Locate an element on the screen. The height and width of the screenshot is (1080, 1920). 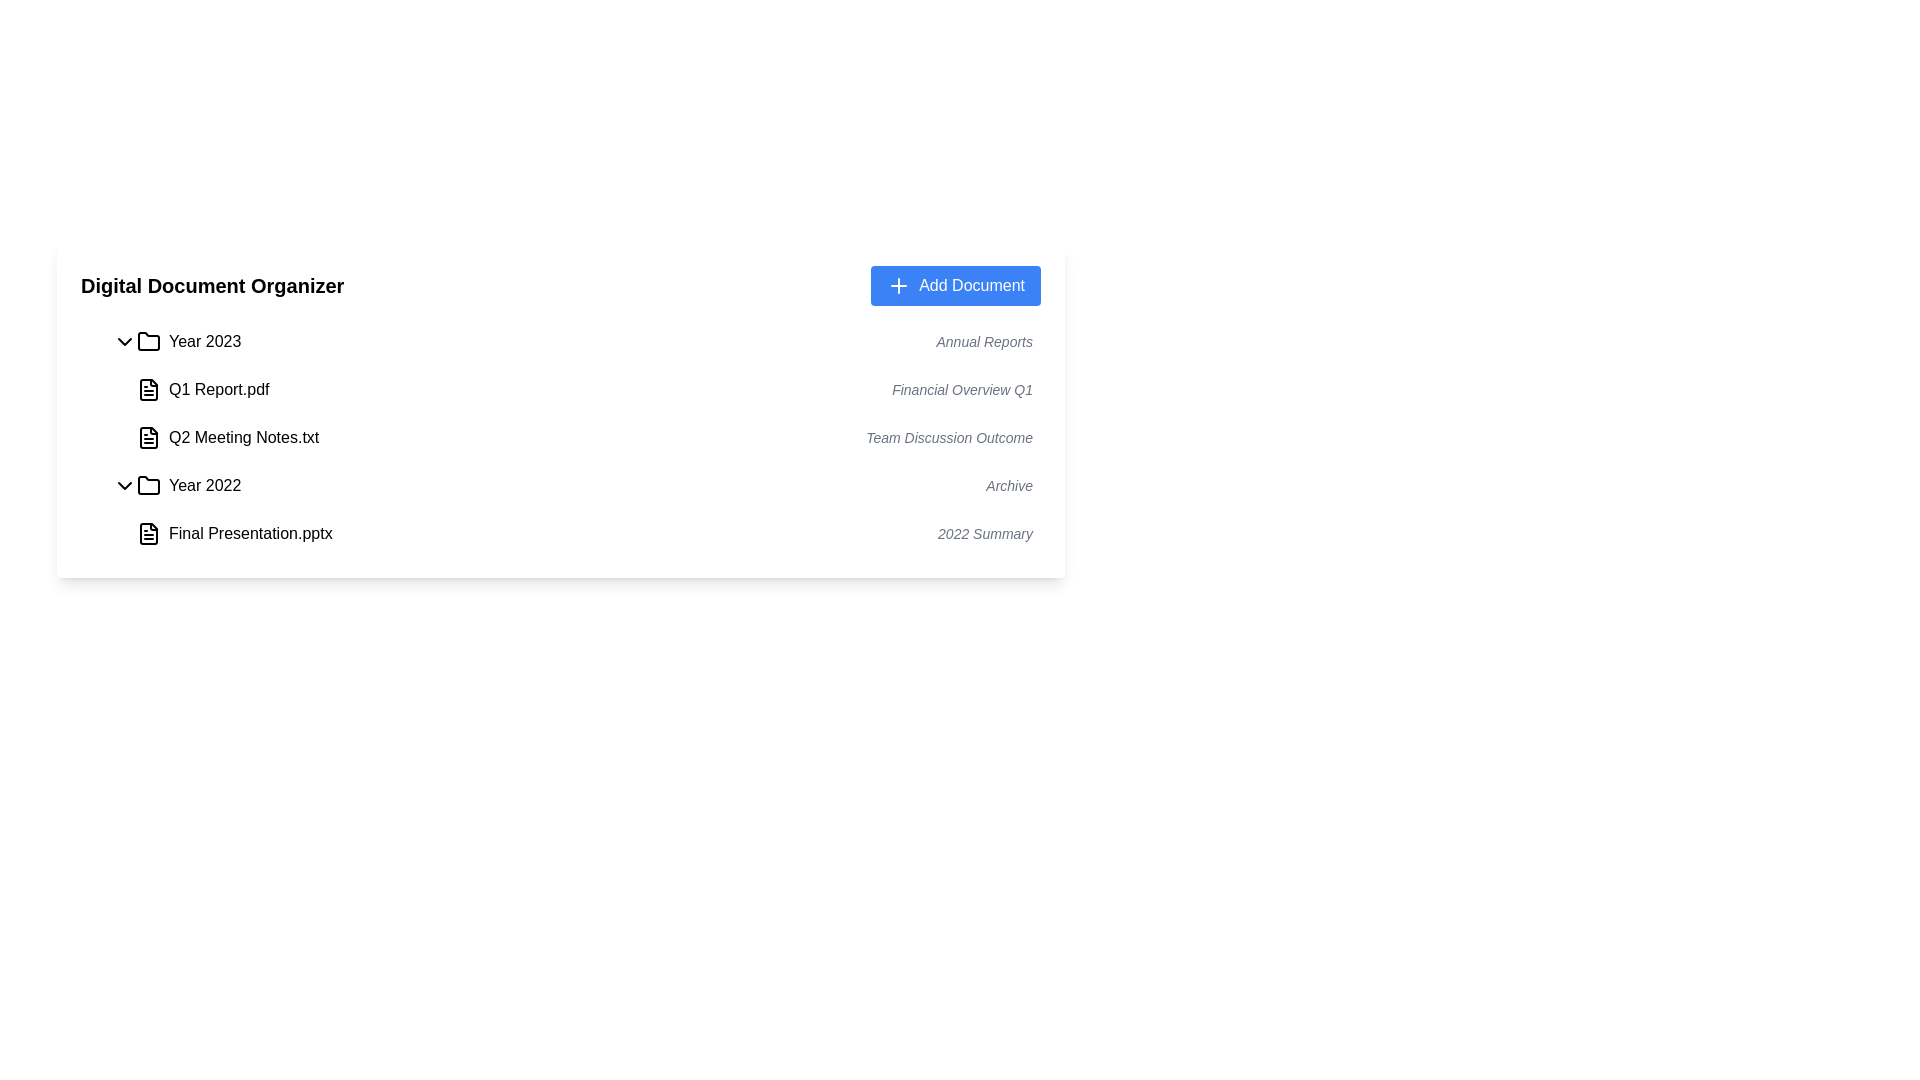
the 'Q2 Meeting Notes.txt' list item, which represents a file with a supplementary description 'Team Discussion Outcome' is located at coordinates (584, 437).